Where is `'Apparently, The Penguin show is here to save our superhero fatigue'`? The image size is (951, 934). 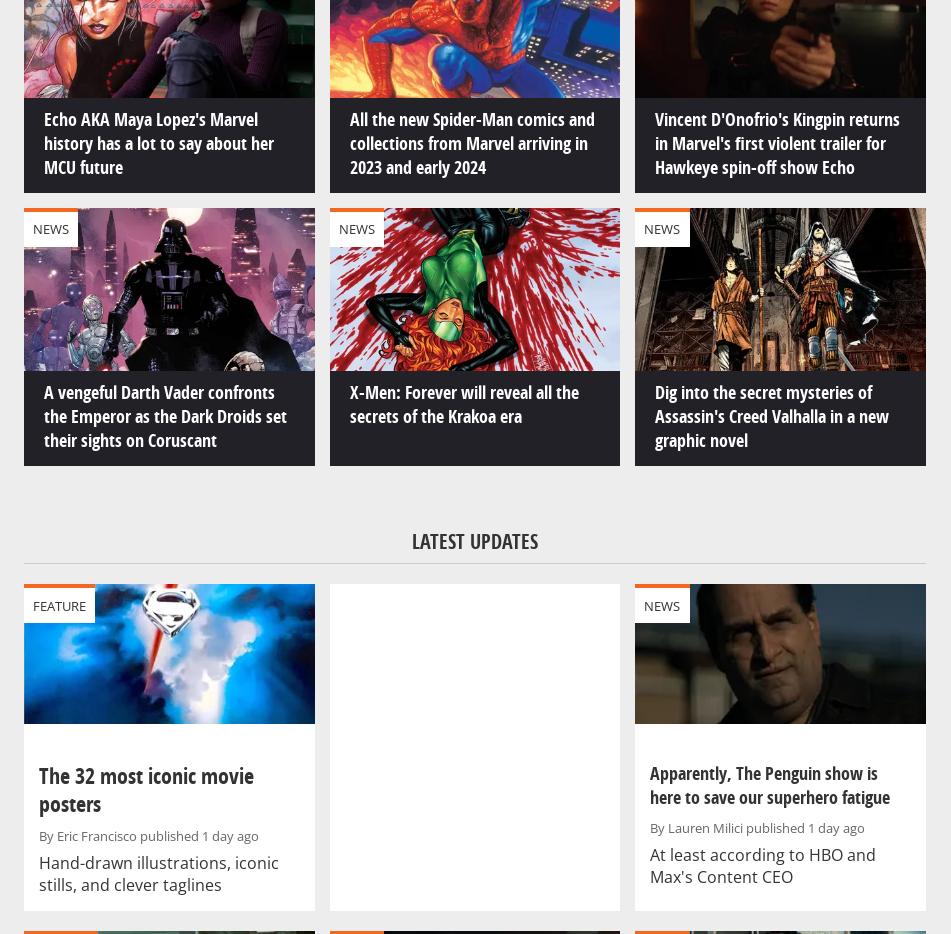
'Apparently, The Penguin show is here to save our superhero fatigue' is located at coordinates (649, 784).